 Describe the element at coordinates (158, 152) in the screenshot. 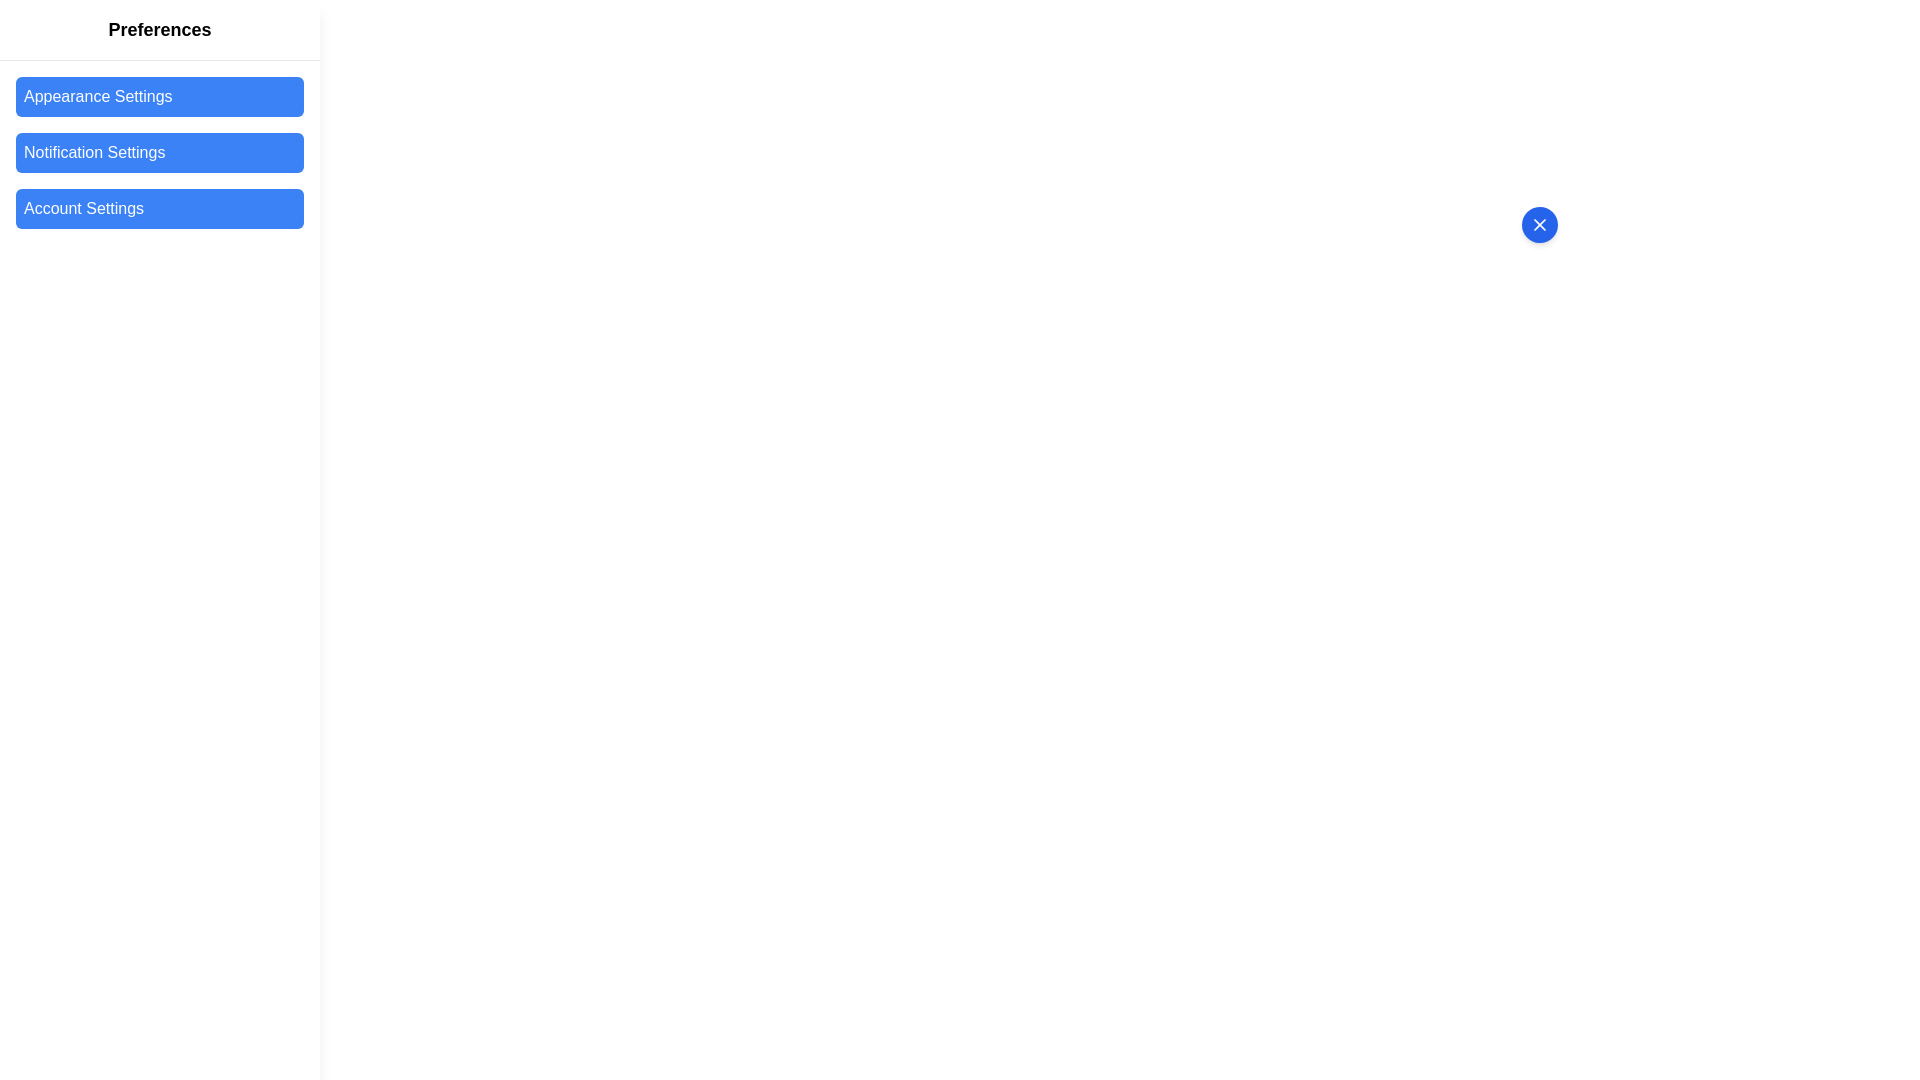

I see `the wide blue button labeled 'Notification Settings'` at that location.